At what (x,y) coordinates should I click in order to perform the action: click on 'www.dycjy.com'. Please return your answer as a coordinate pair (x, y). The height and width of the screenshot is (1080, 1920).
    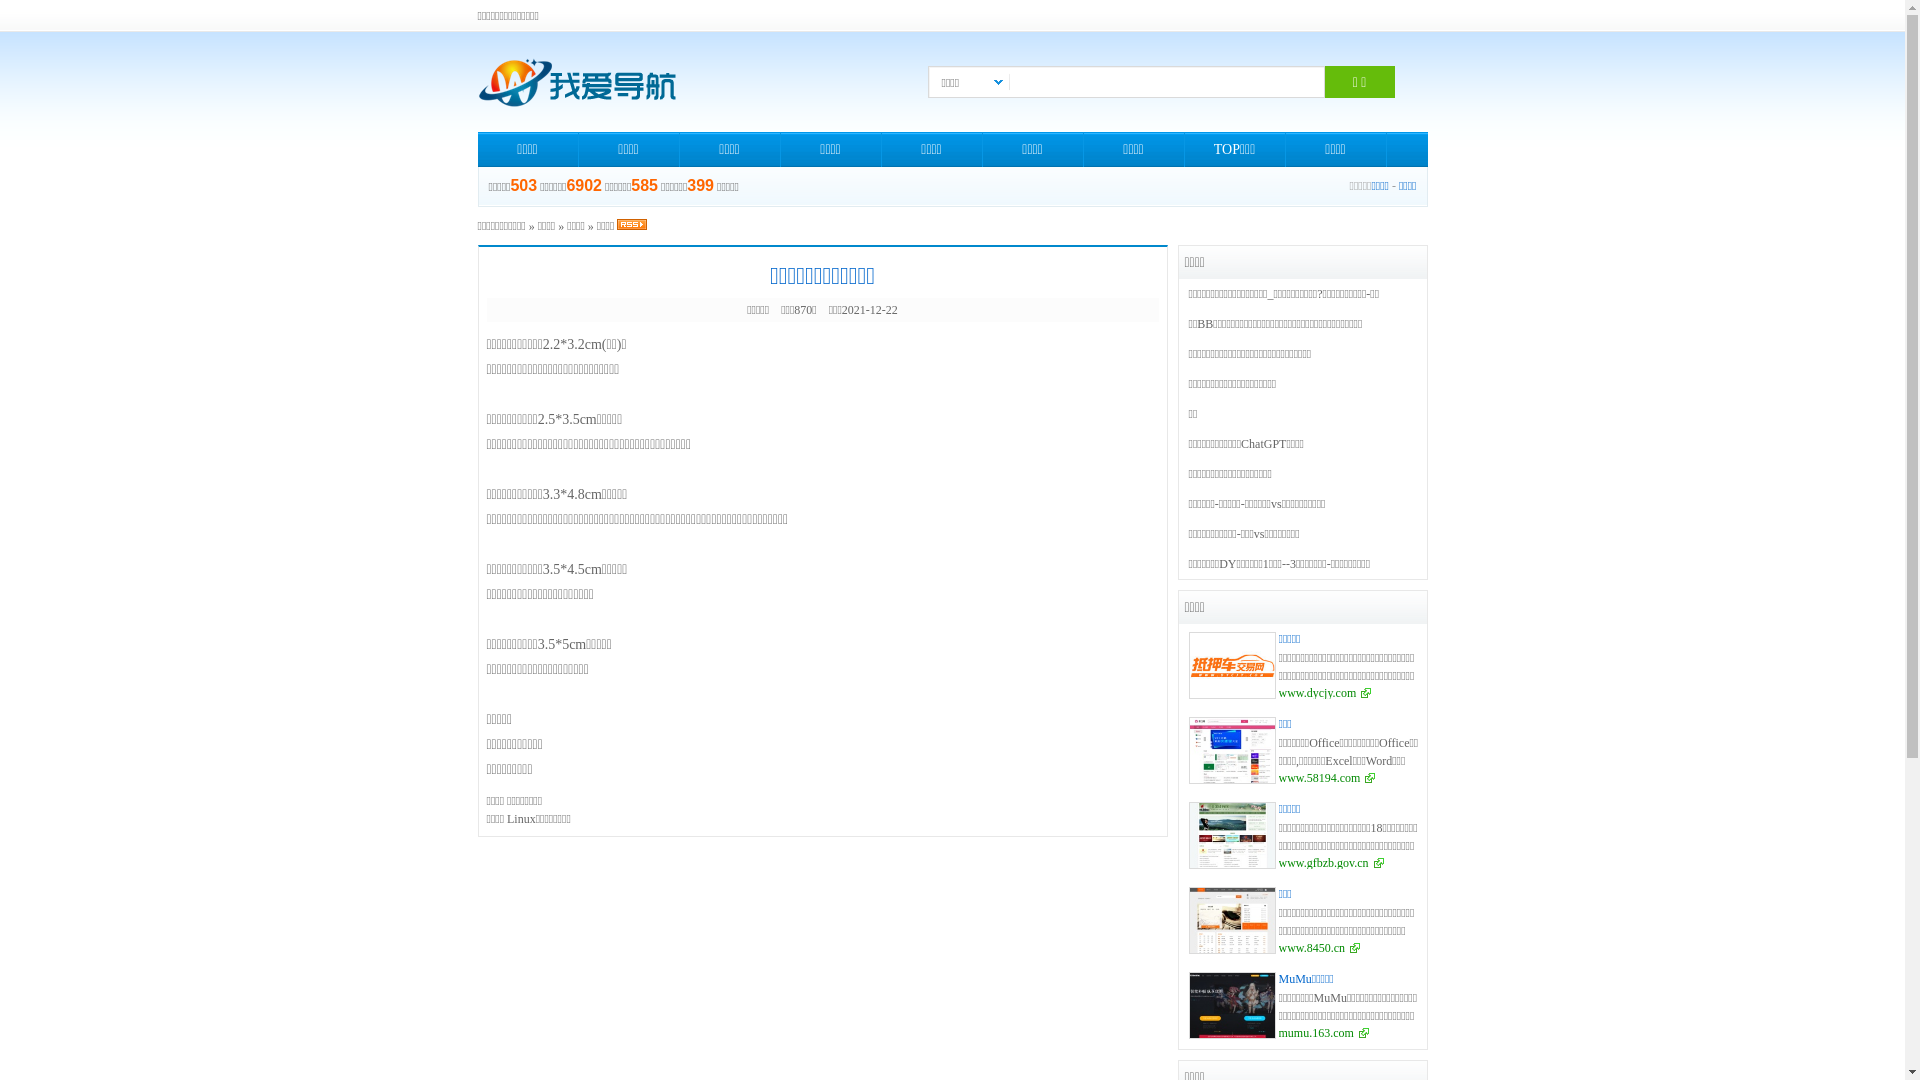
    Looking at the image, I should click on (1276, 692).